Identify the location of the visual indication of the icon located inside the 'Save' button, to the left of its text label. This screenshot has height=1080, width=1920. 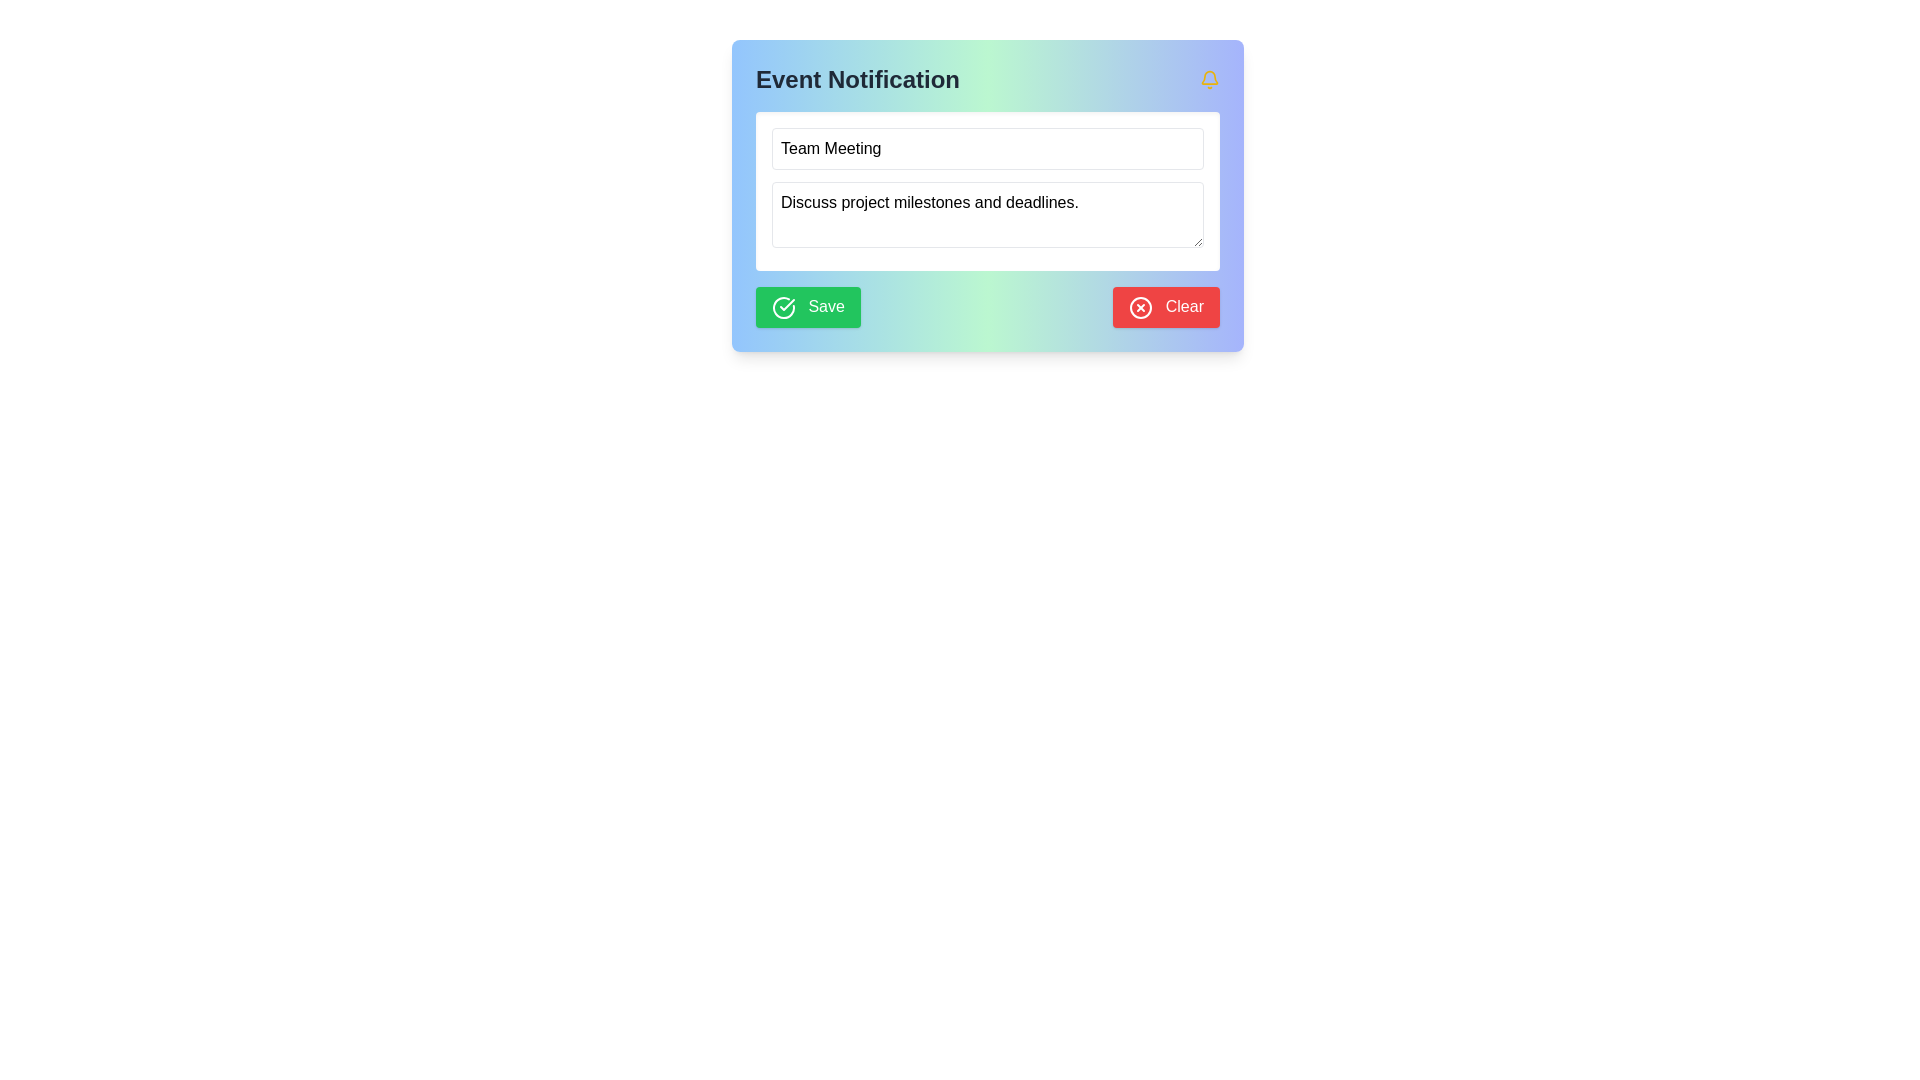
(782, 307).